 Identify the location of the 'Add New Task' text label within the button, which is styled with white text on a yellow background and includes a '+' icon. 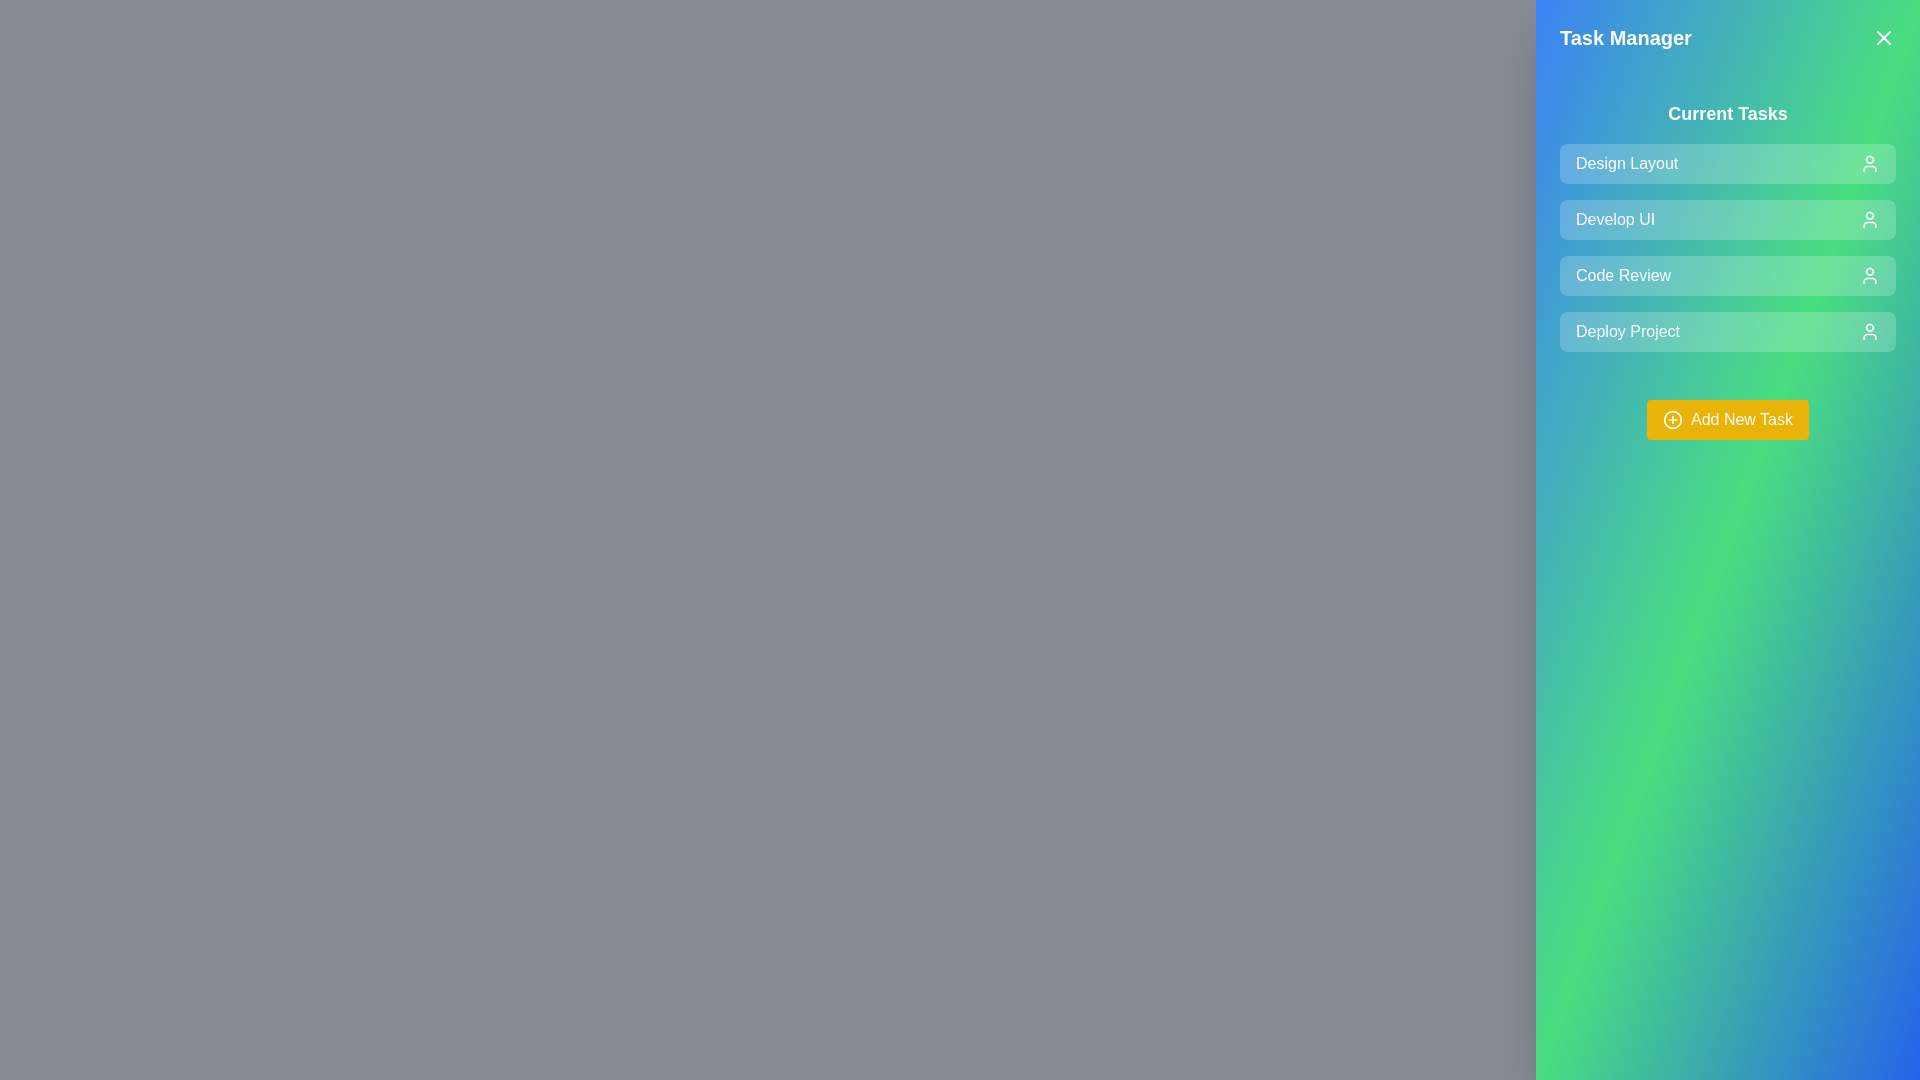
(1741, 419).